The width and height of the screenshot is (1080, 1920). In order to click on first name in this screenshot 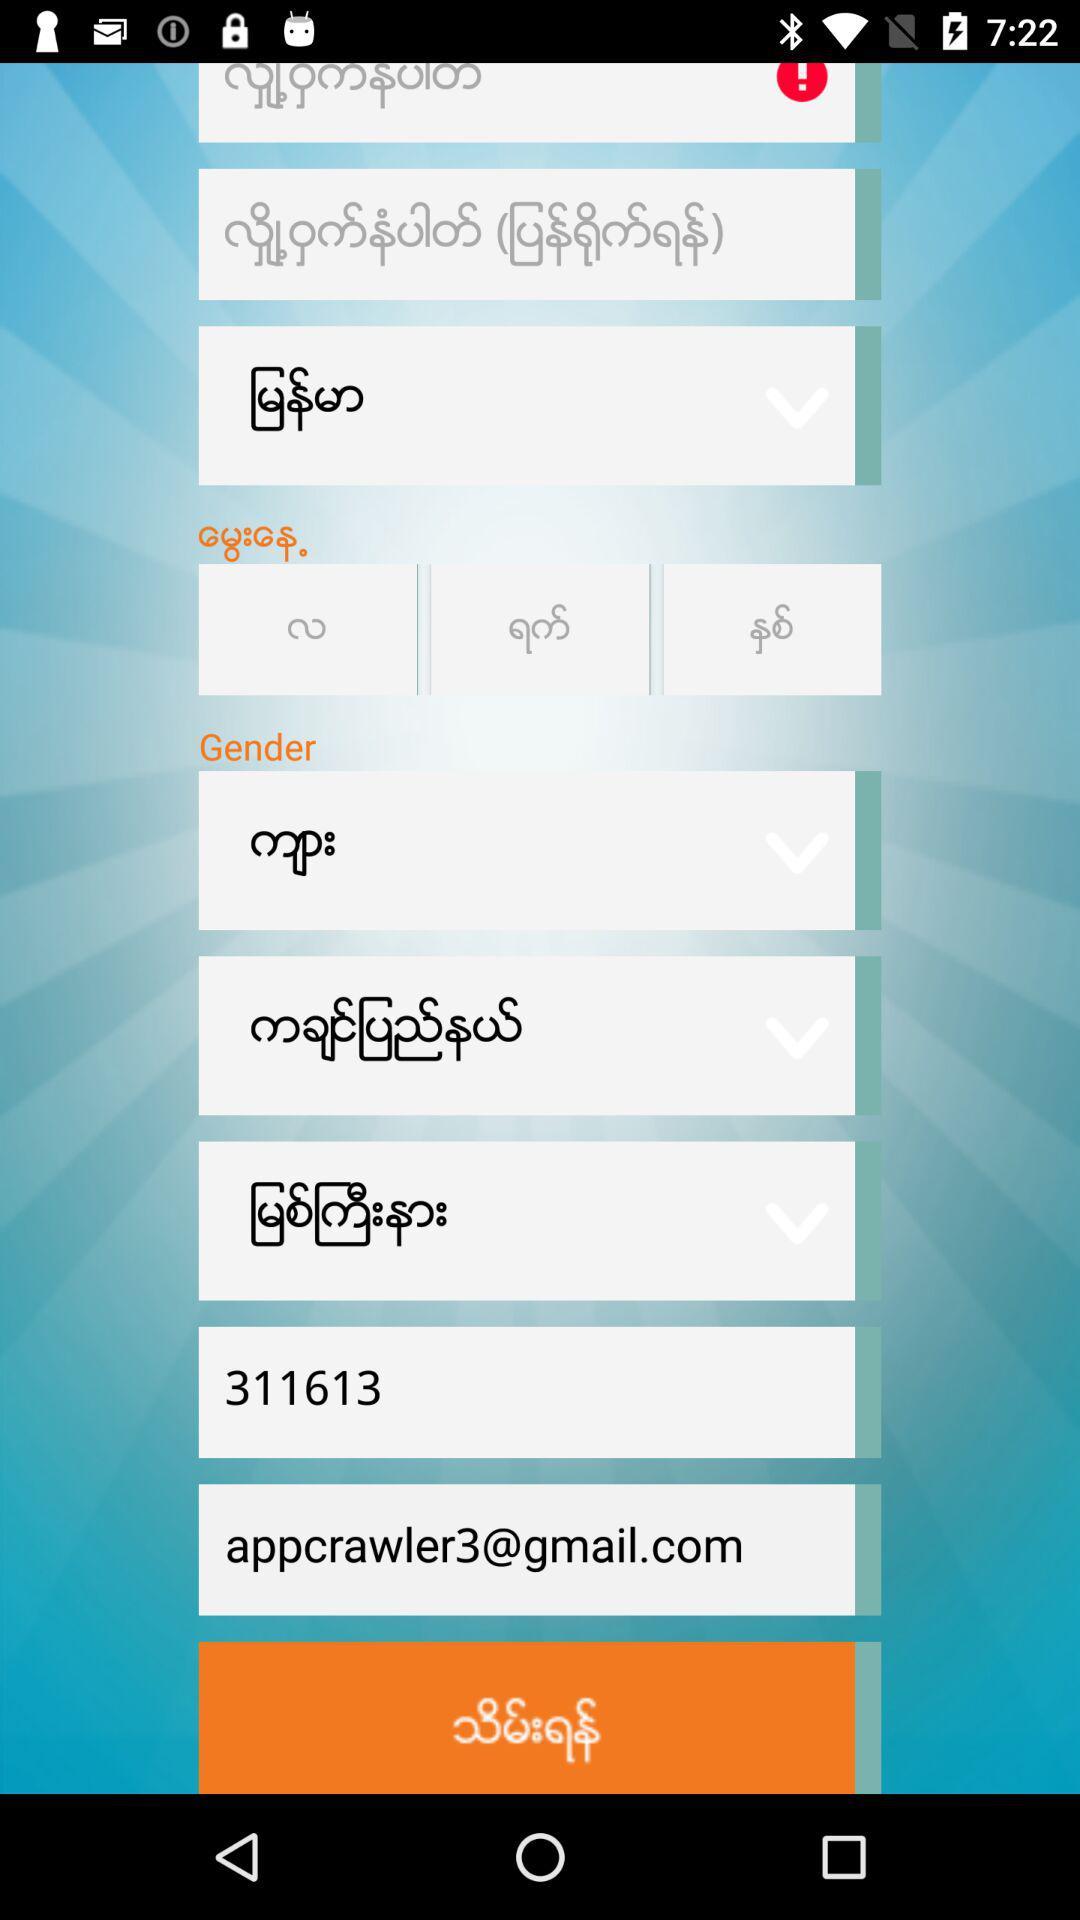, I will do `click(525, 101)`.